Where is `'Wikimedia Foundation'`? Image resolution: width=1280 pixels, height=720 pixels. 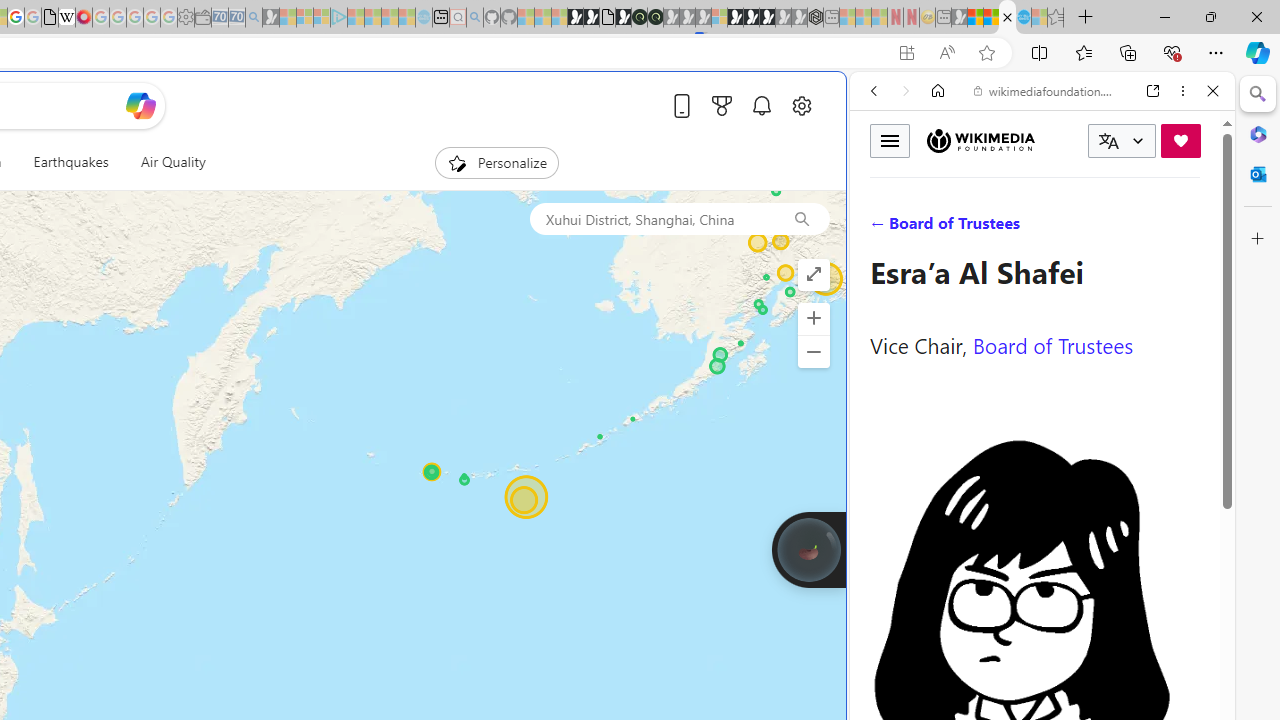
'Wikimedia Foundation' is located at coordinates (981, 139).